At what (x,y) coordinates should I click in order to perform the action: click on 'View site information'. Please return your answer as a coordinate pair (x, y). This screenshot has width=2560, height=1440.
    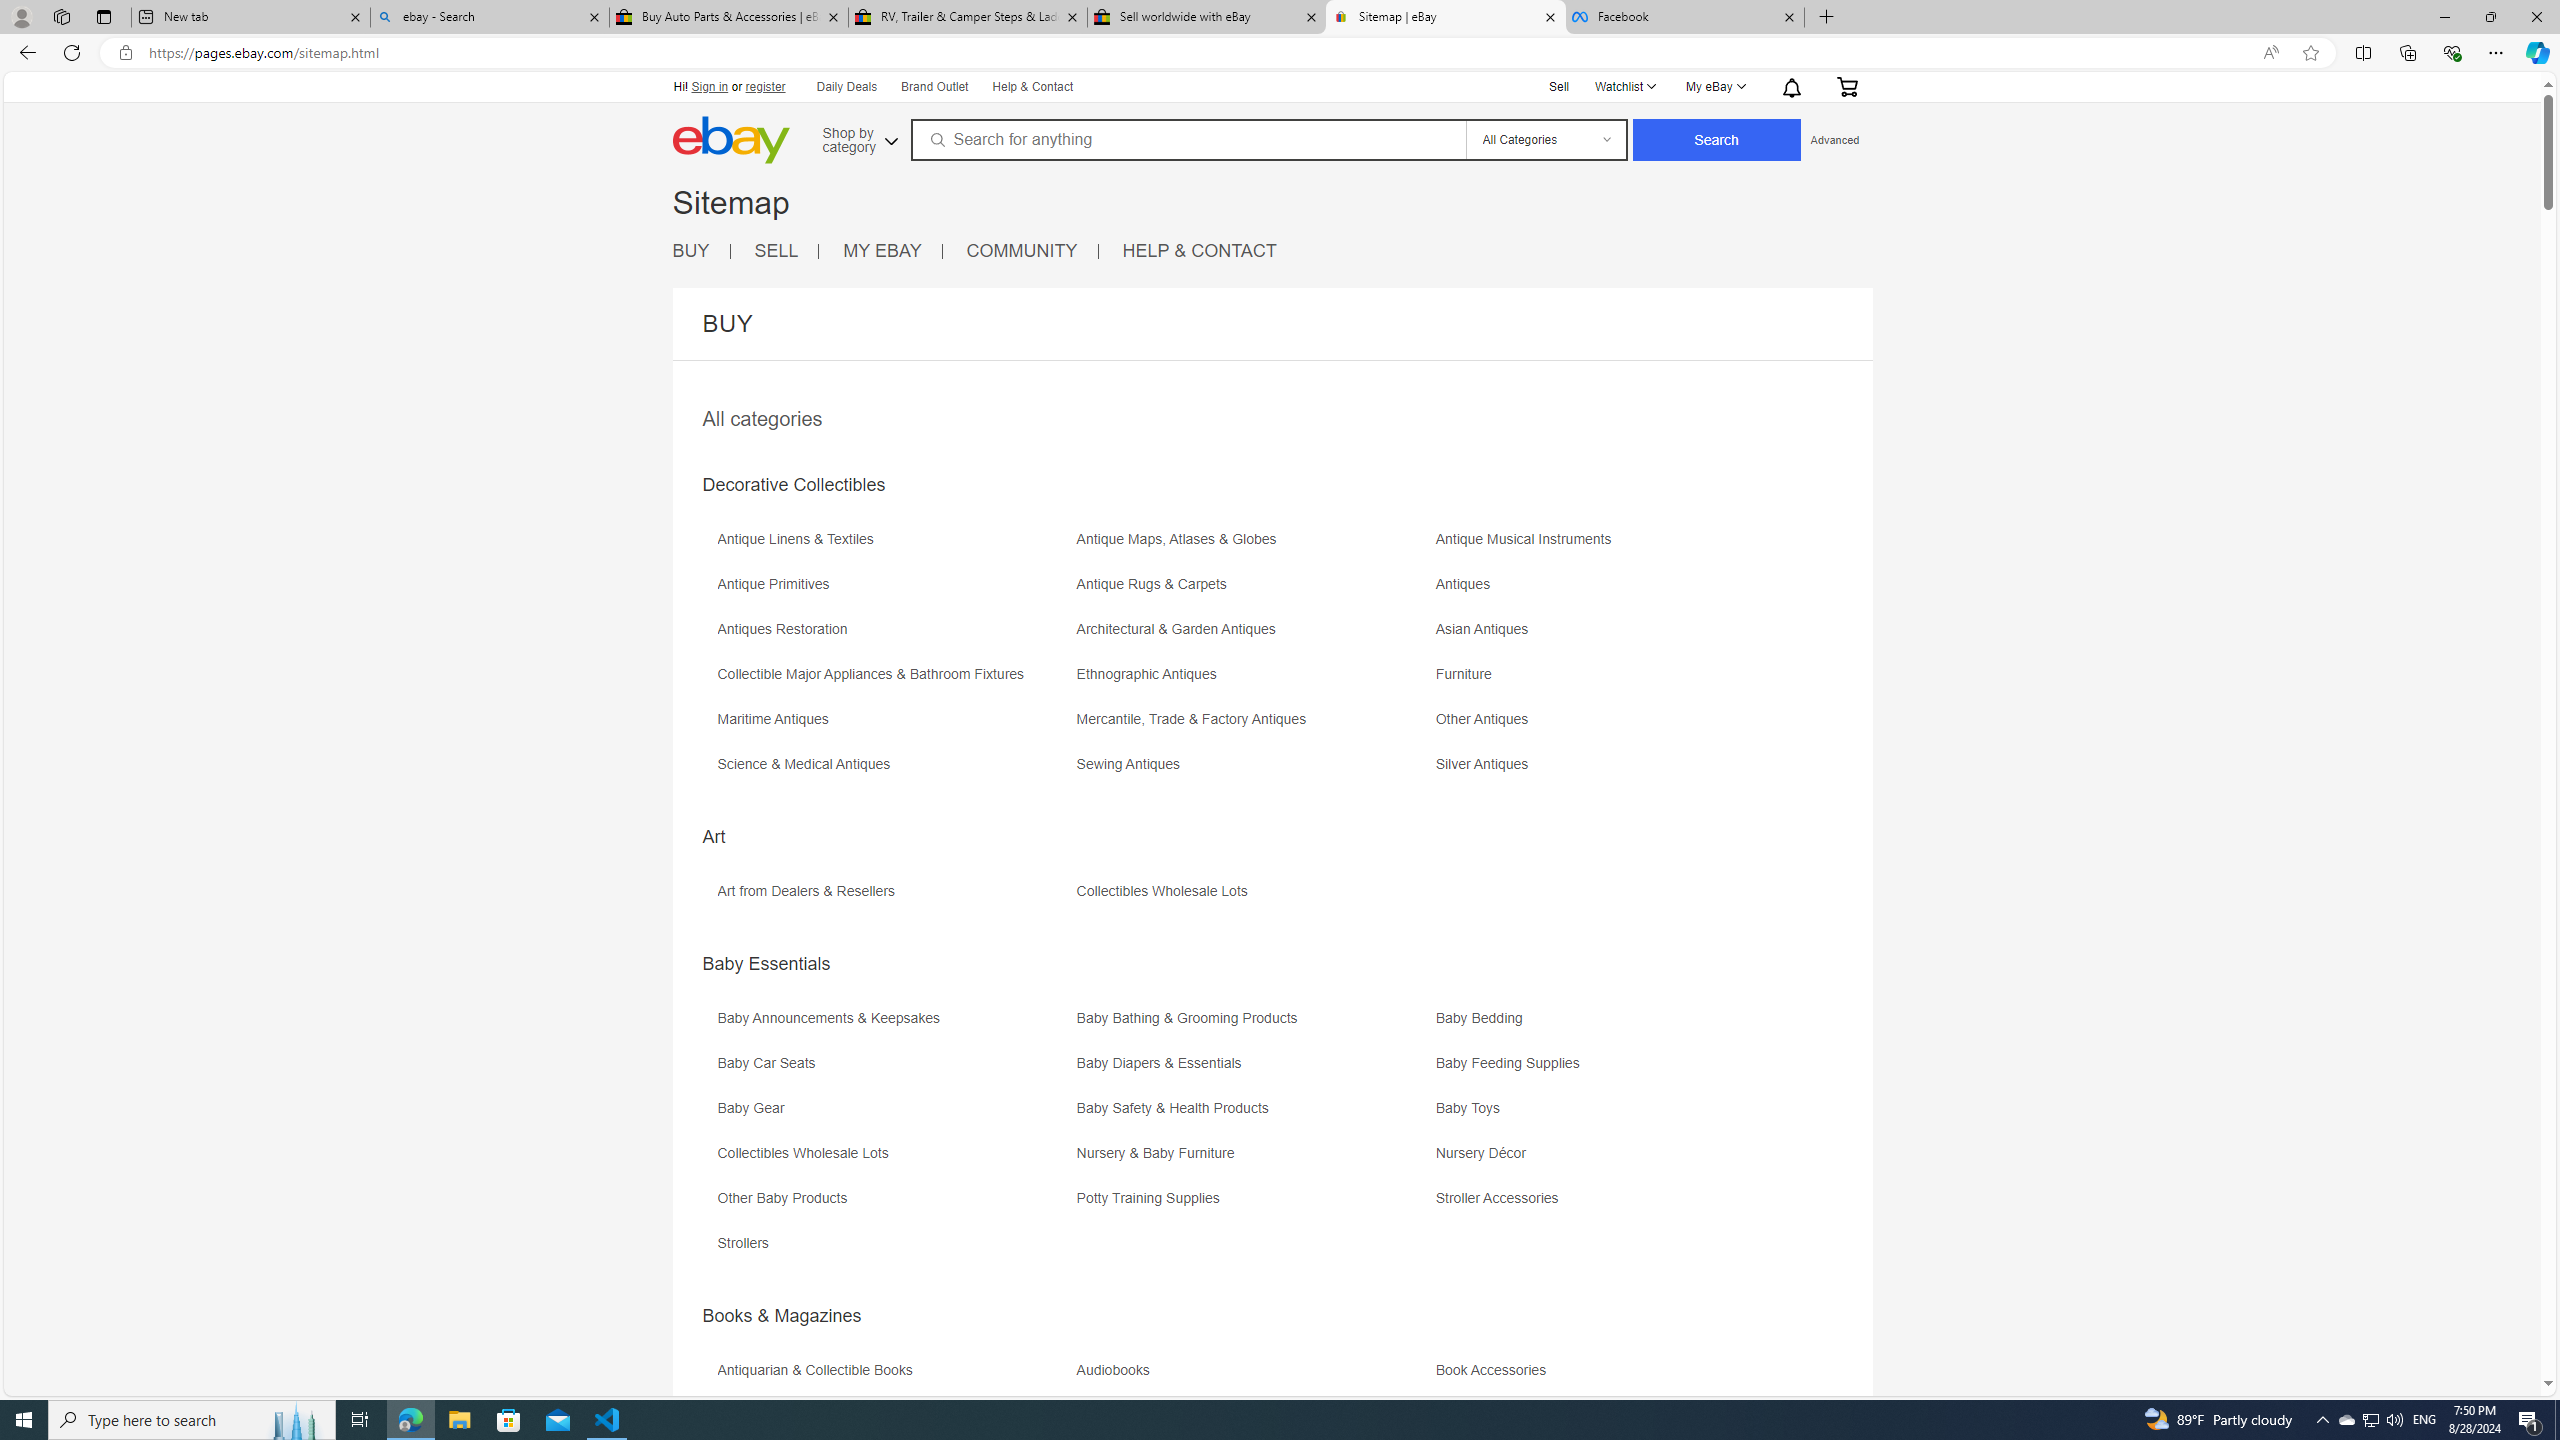
    Looking at the image, I should click on (125, 53).